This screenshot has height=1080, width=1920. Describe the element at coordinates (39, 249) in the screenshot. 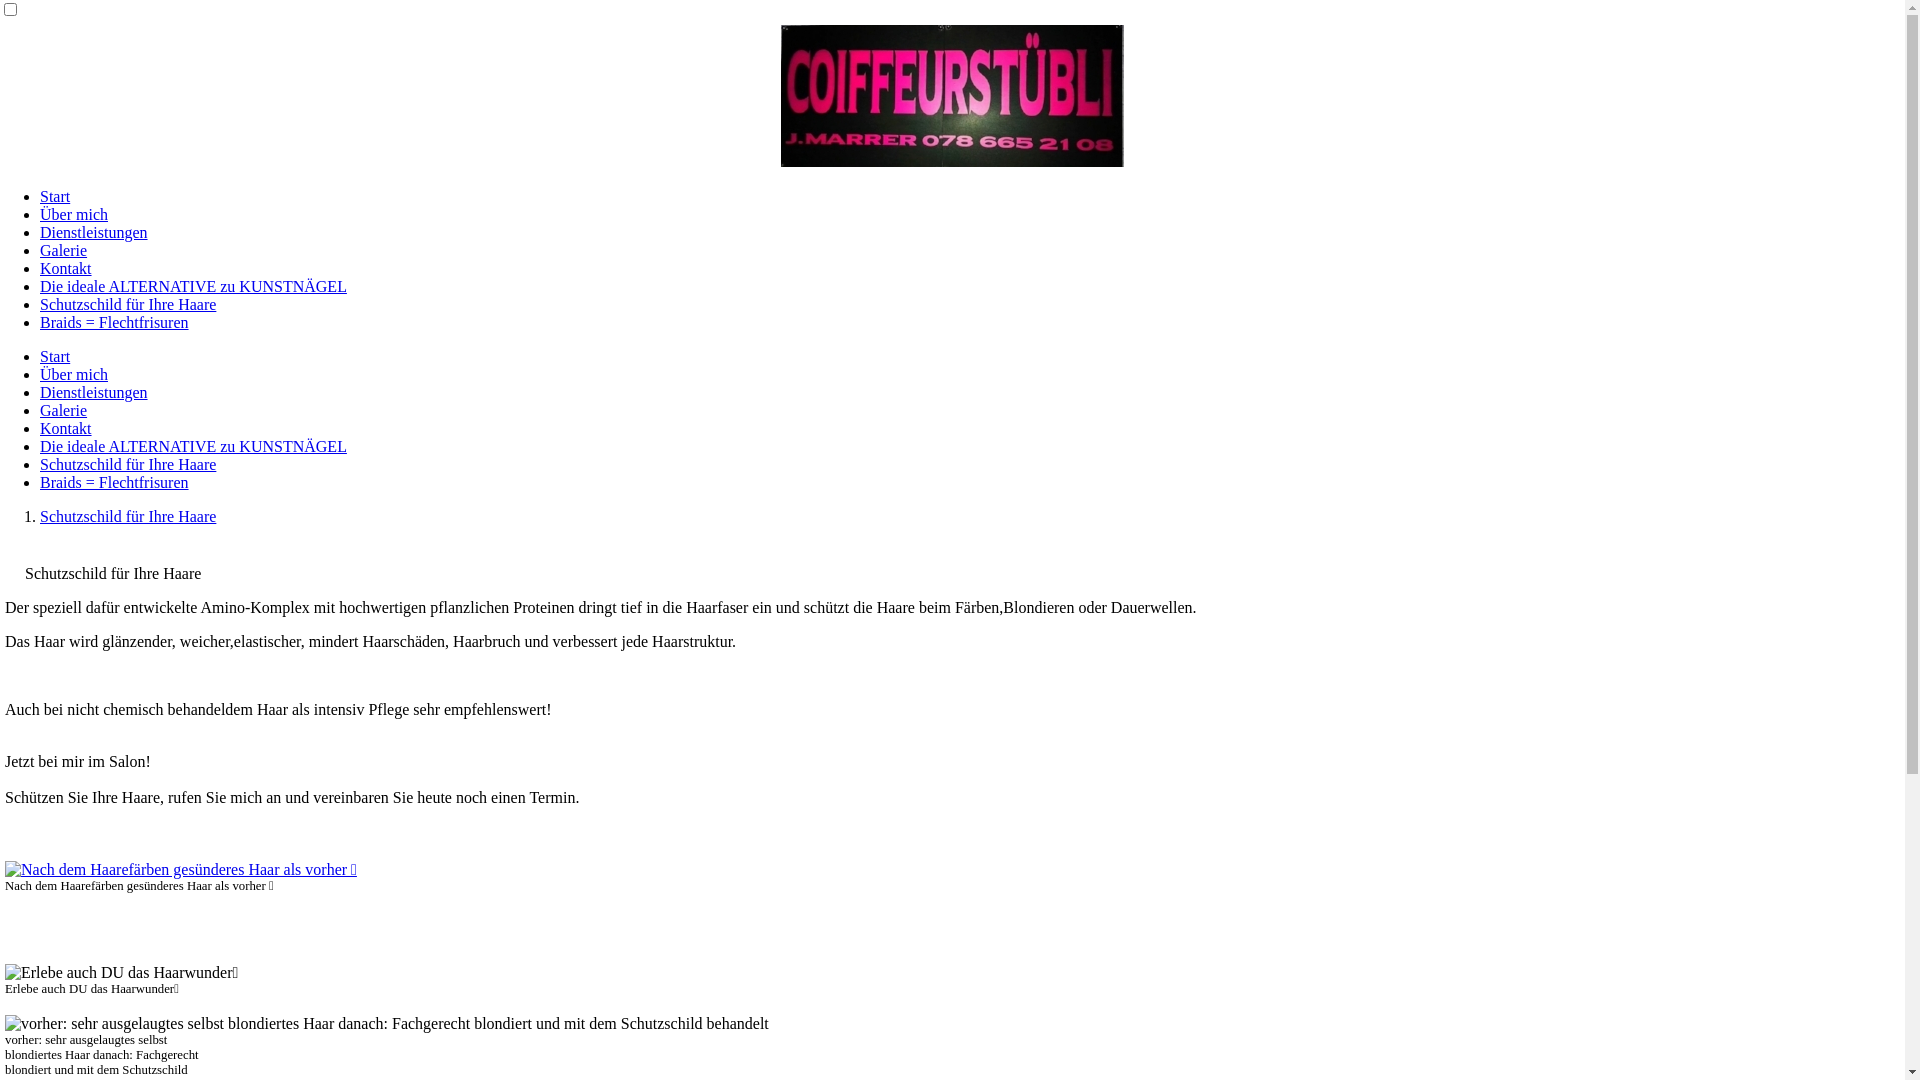

I see `'Galerie'` at that location.